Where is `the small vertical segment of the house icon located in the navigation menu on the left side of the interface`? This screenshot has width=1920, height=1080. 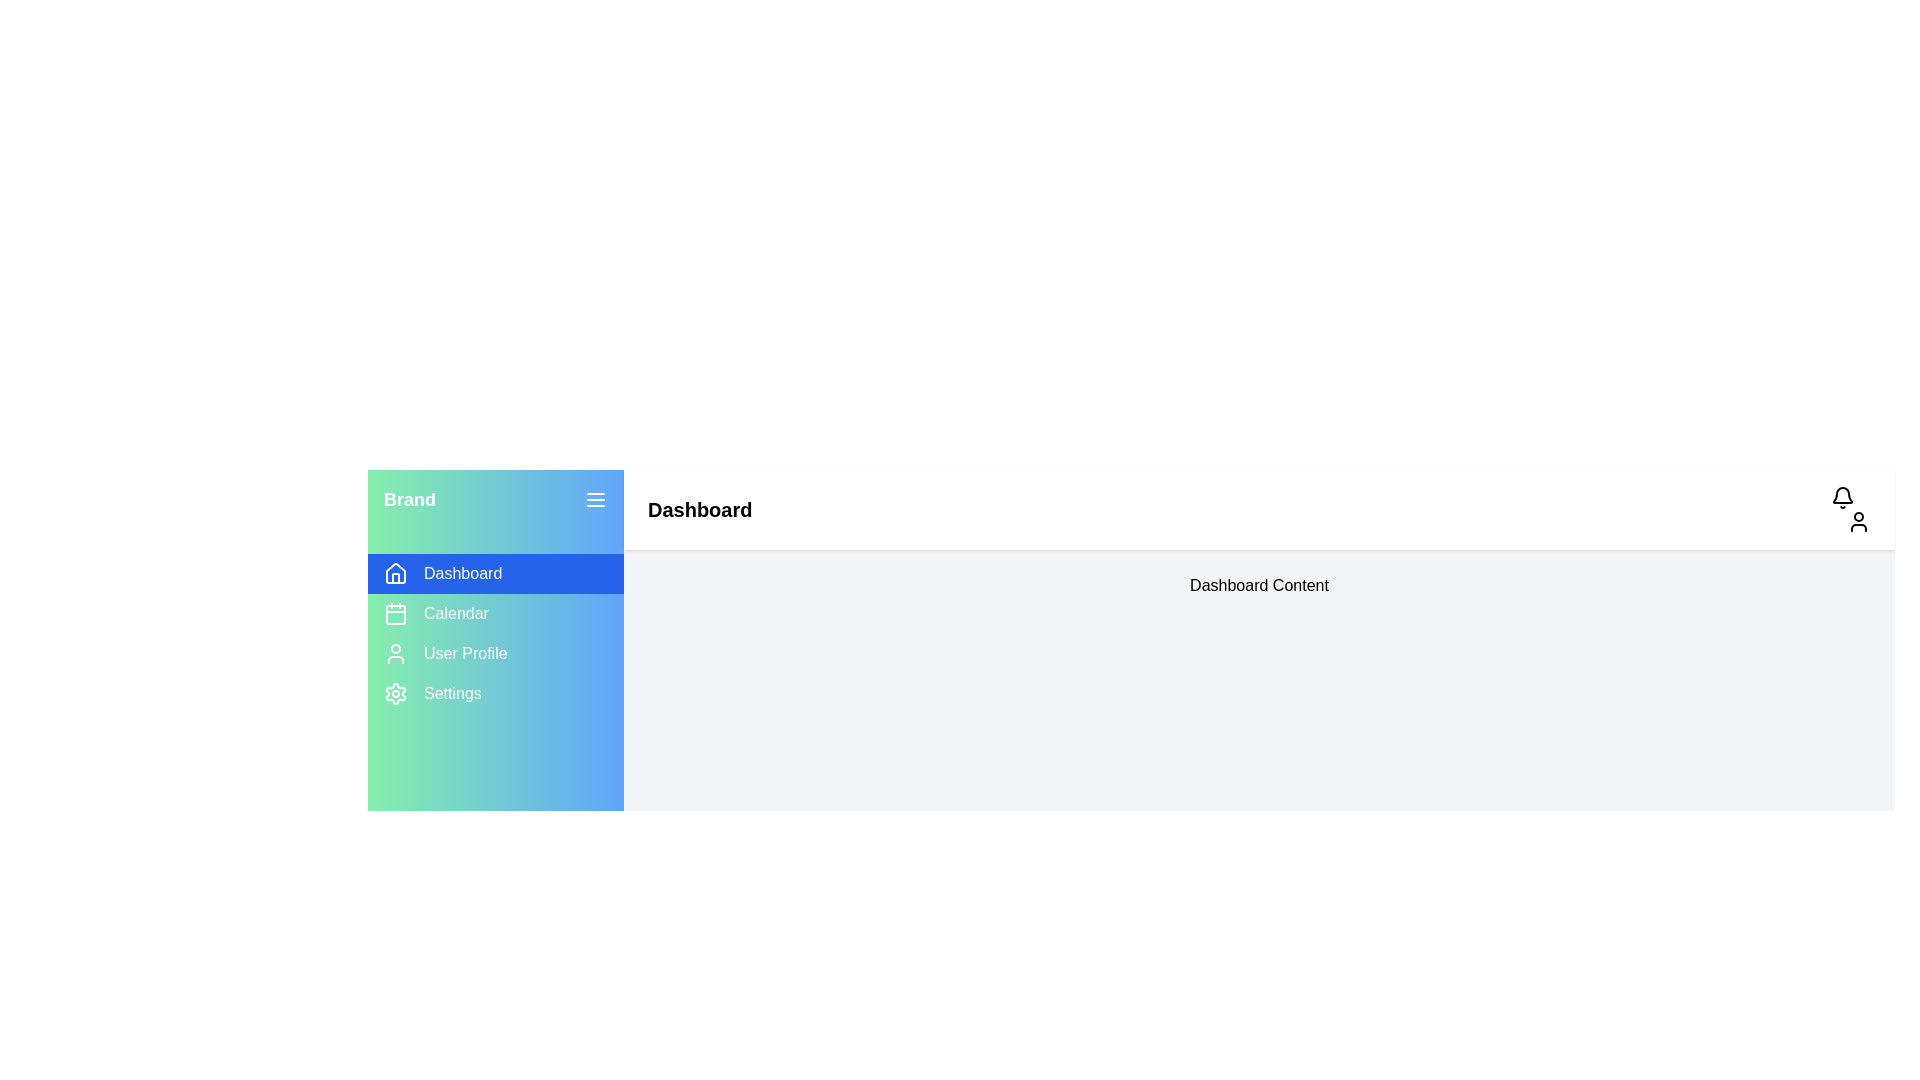 the small vertical segment of the house icon located in the navigation menu on the left side of the interface is located at coordinates (395, 578).